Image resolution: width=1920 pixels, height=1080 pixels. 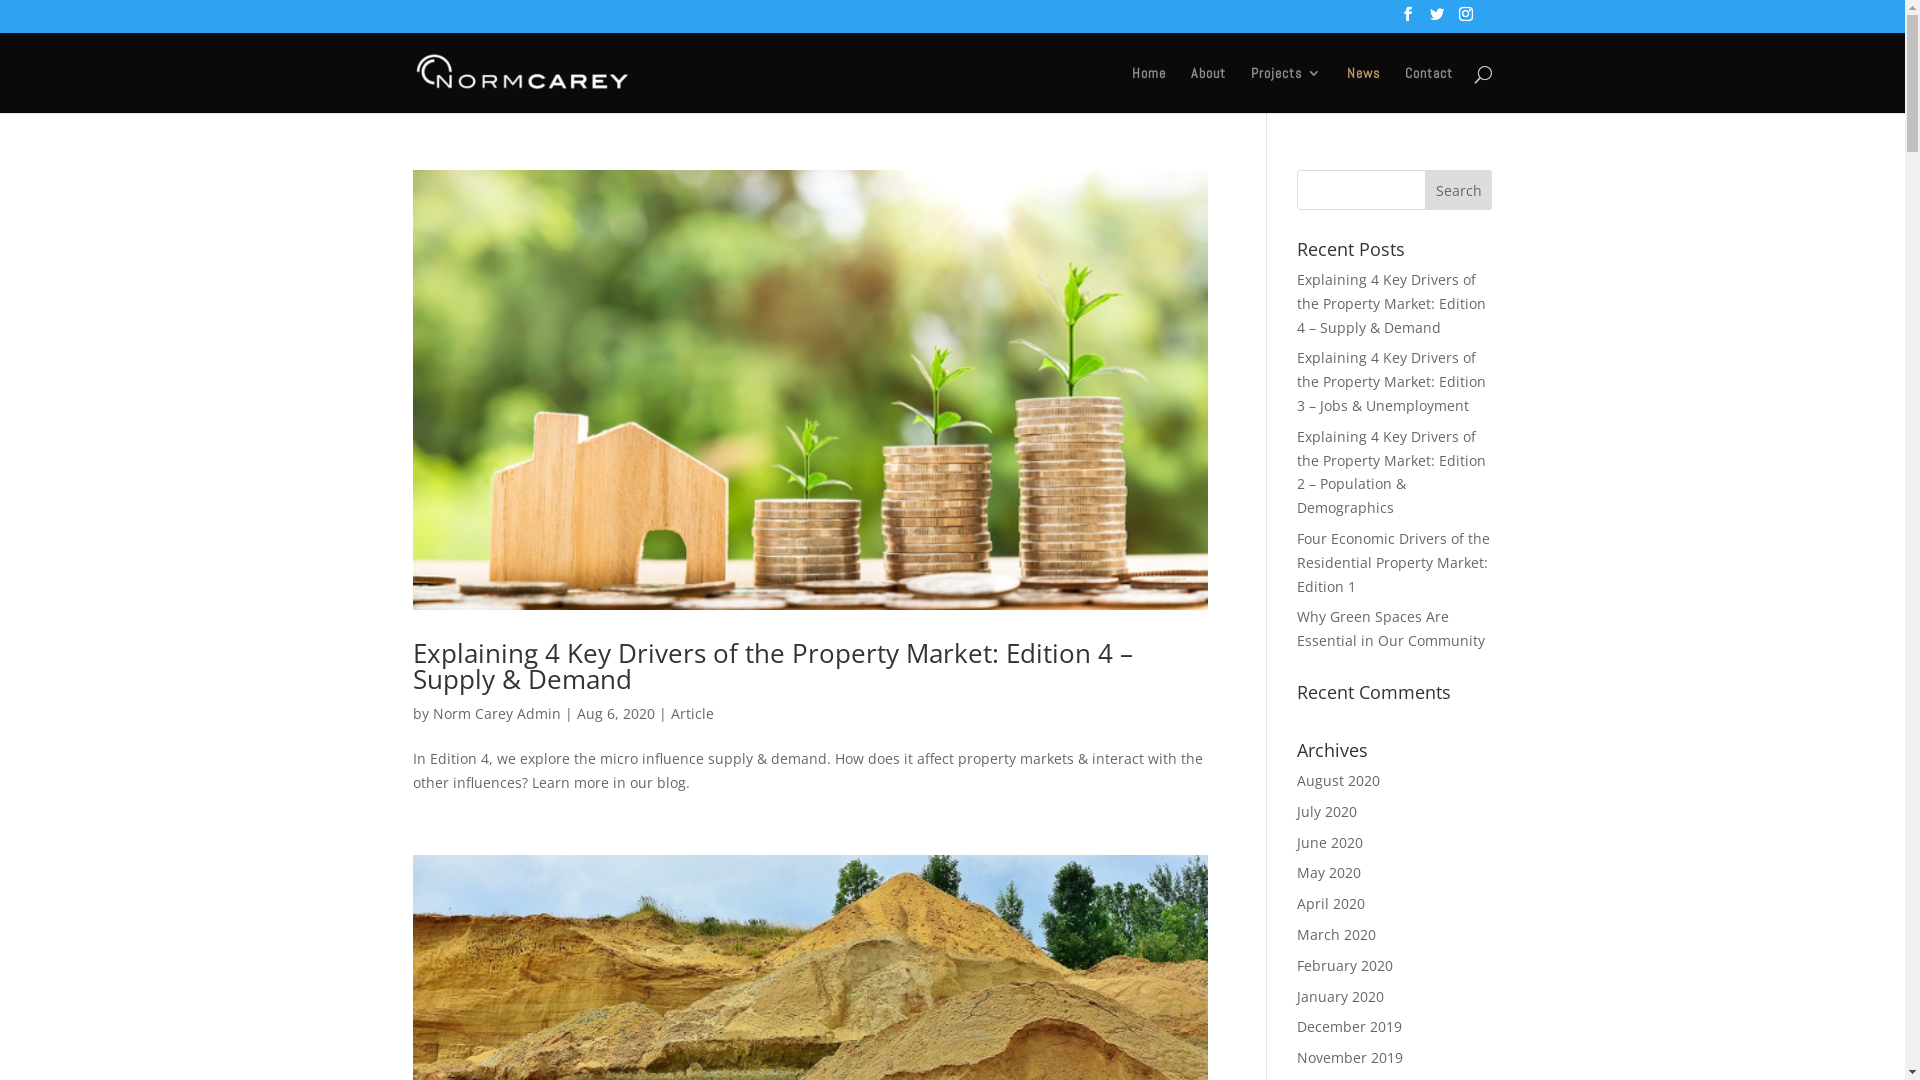 What do you see at coordinates (1329, 842) in the screenshot?
I see `'June 2020'` at bounding box center [1329, 842].